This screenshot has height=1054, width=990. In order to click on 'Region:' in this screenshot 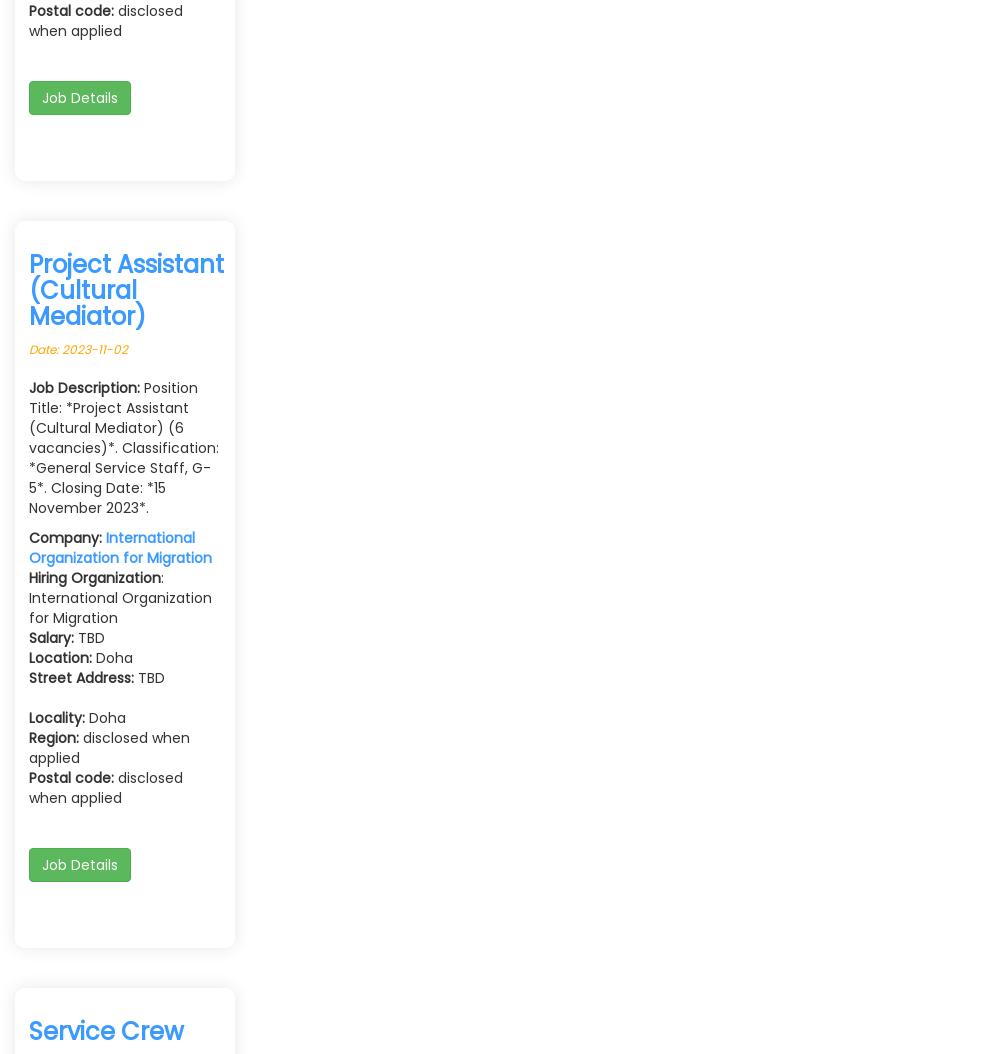, I will do `click(28, 735)`.